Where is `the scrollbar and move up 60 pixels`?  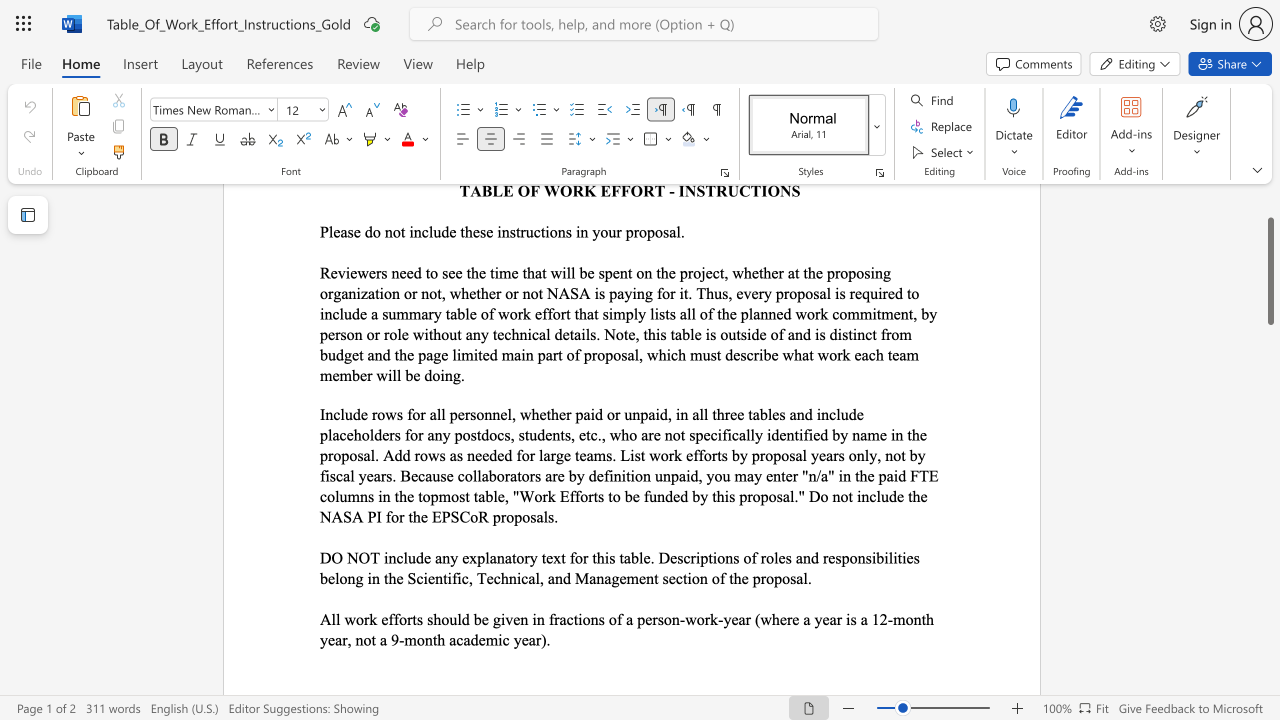
the scrollbar and move up 60 pixels is located at coordinates (1269, 271).